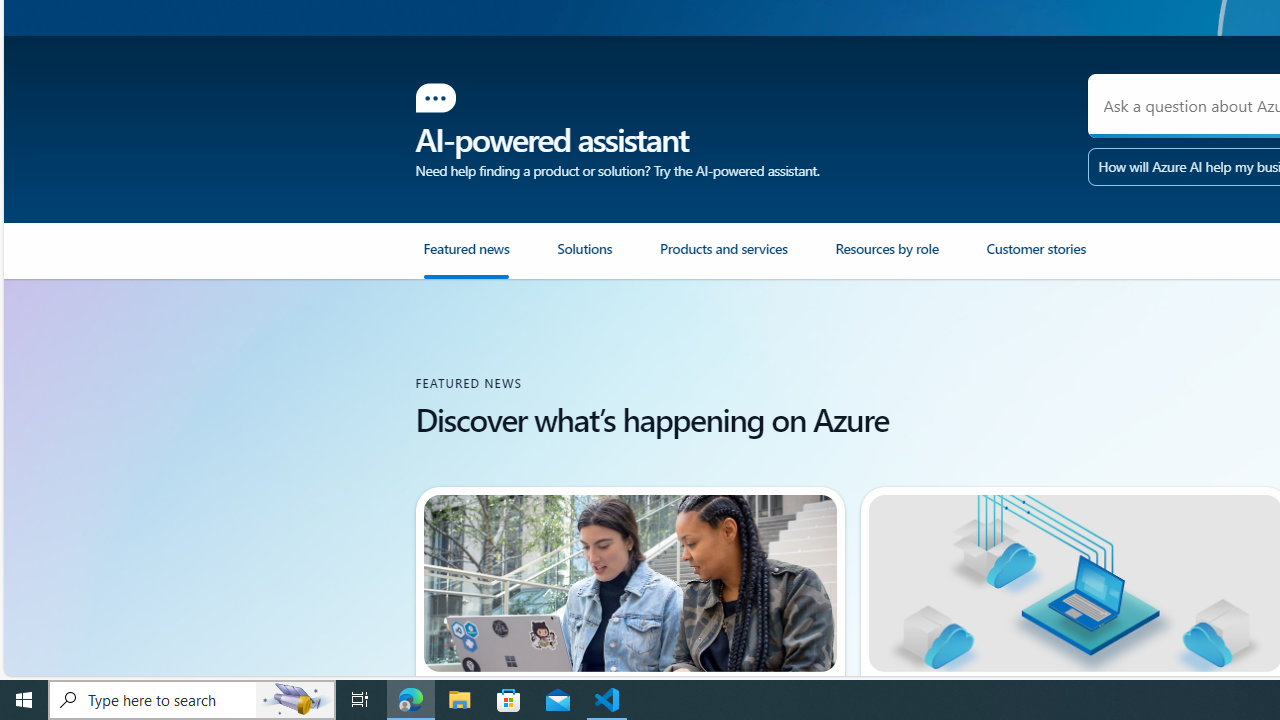  I want to click on 'Customer stories', so click(1035, 256).